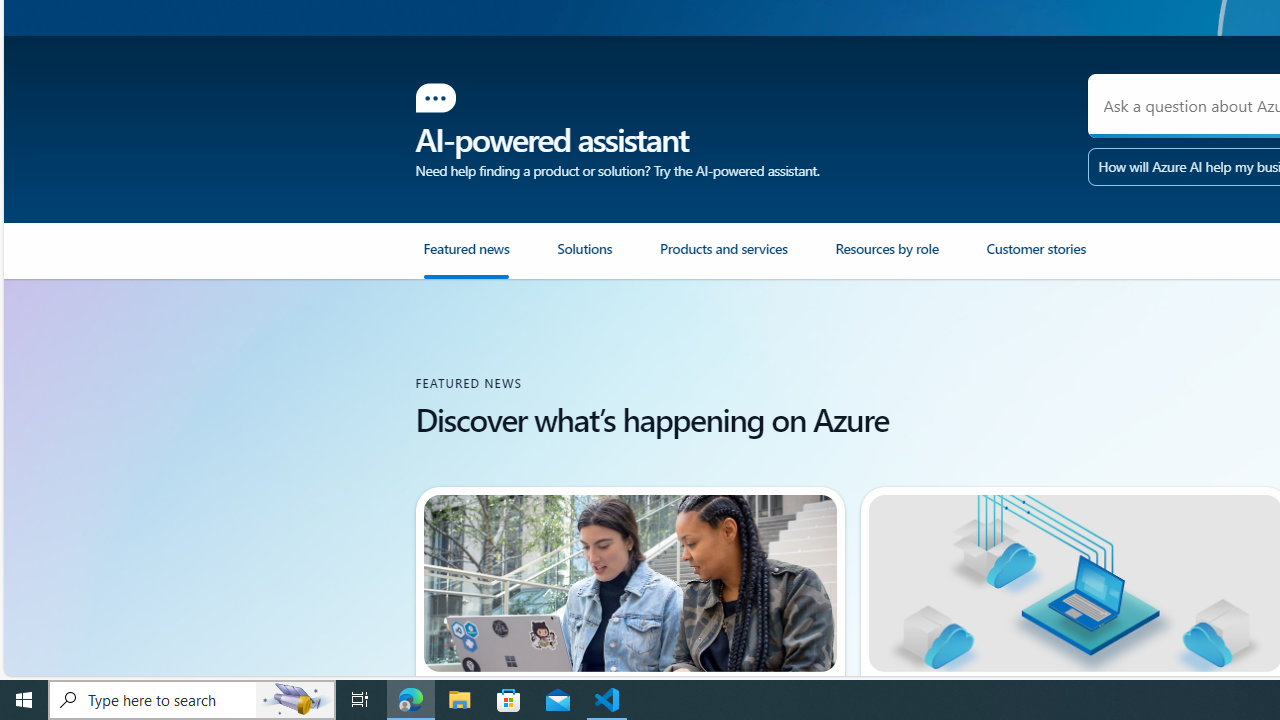  I want to click on 'Customer stories', so click(1035, 256).